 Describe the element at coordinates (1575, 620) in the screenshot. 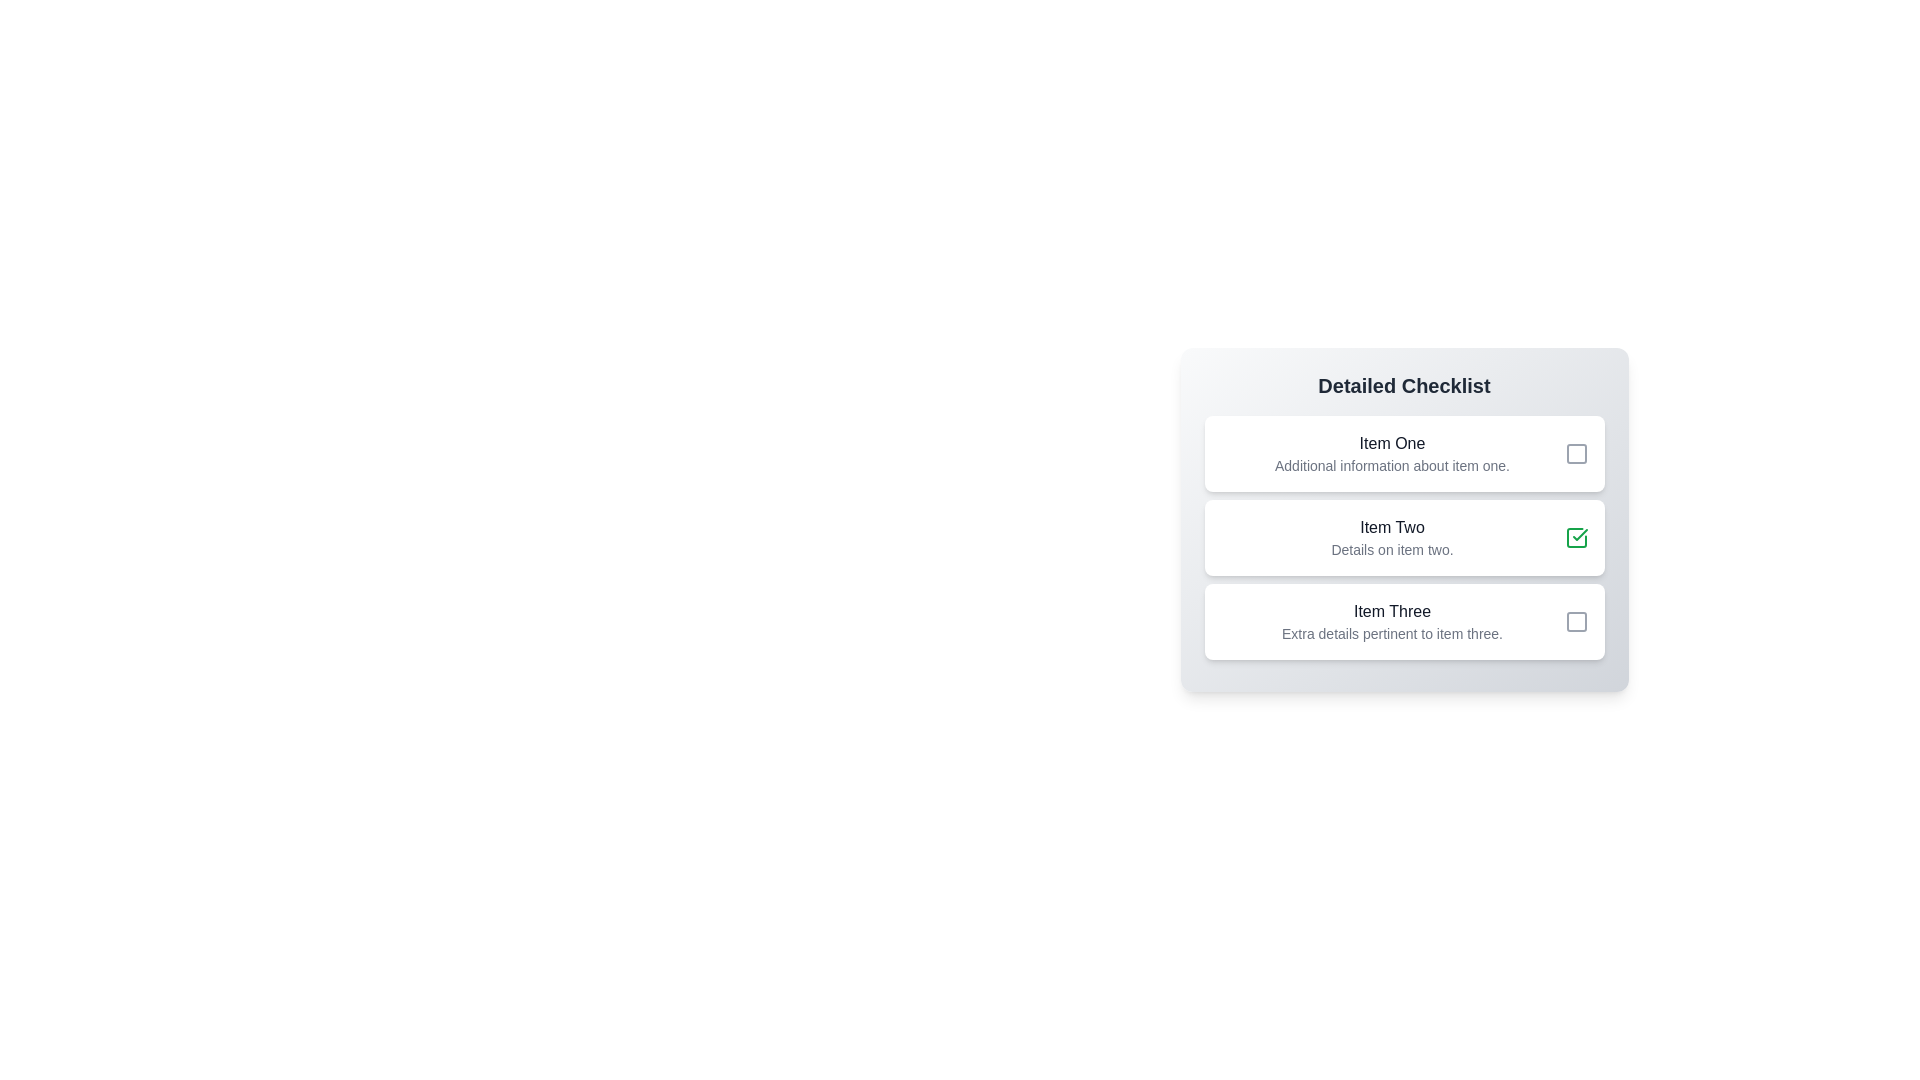

I see `the checkbox related to the third item in the checklist titled 'Item Three', positioned to the far right after the text 'Extra details pertinent to item three.'` at that location.